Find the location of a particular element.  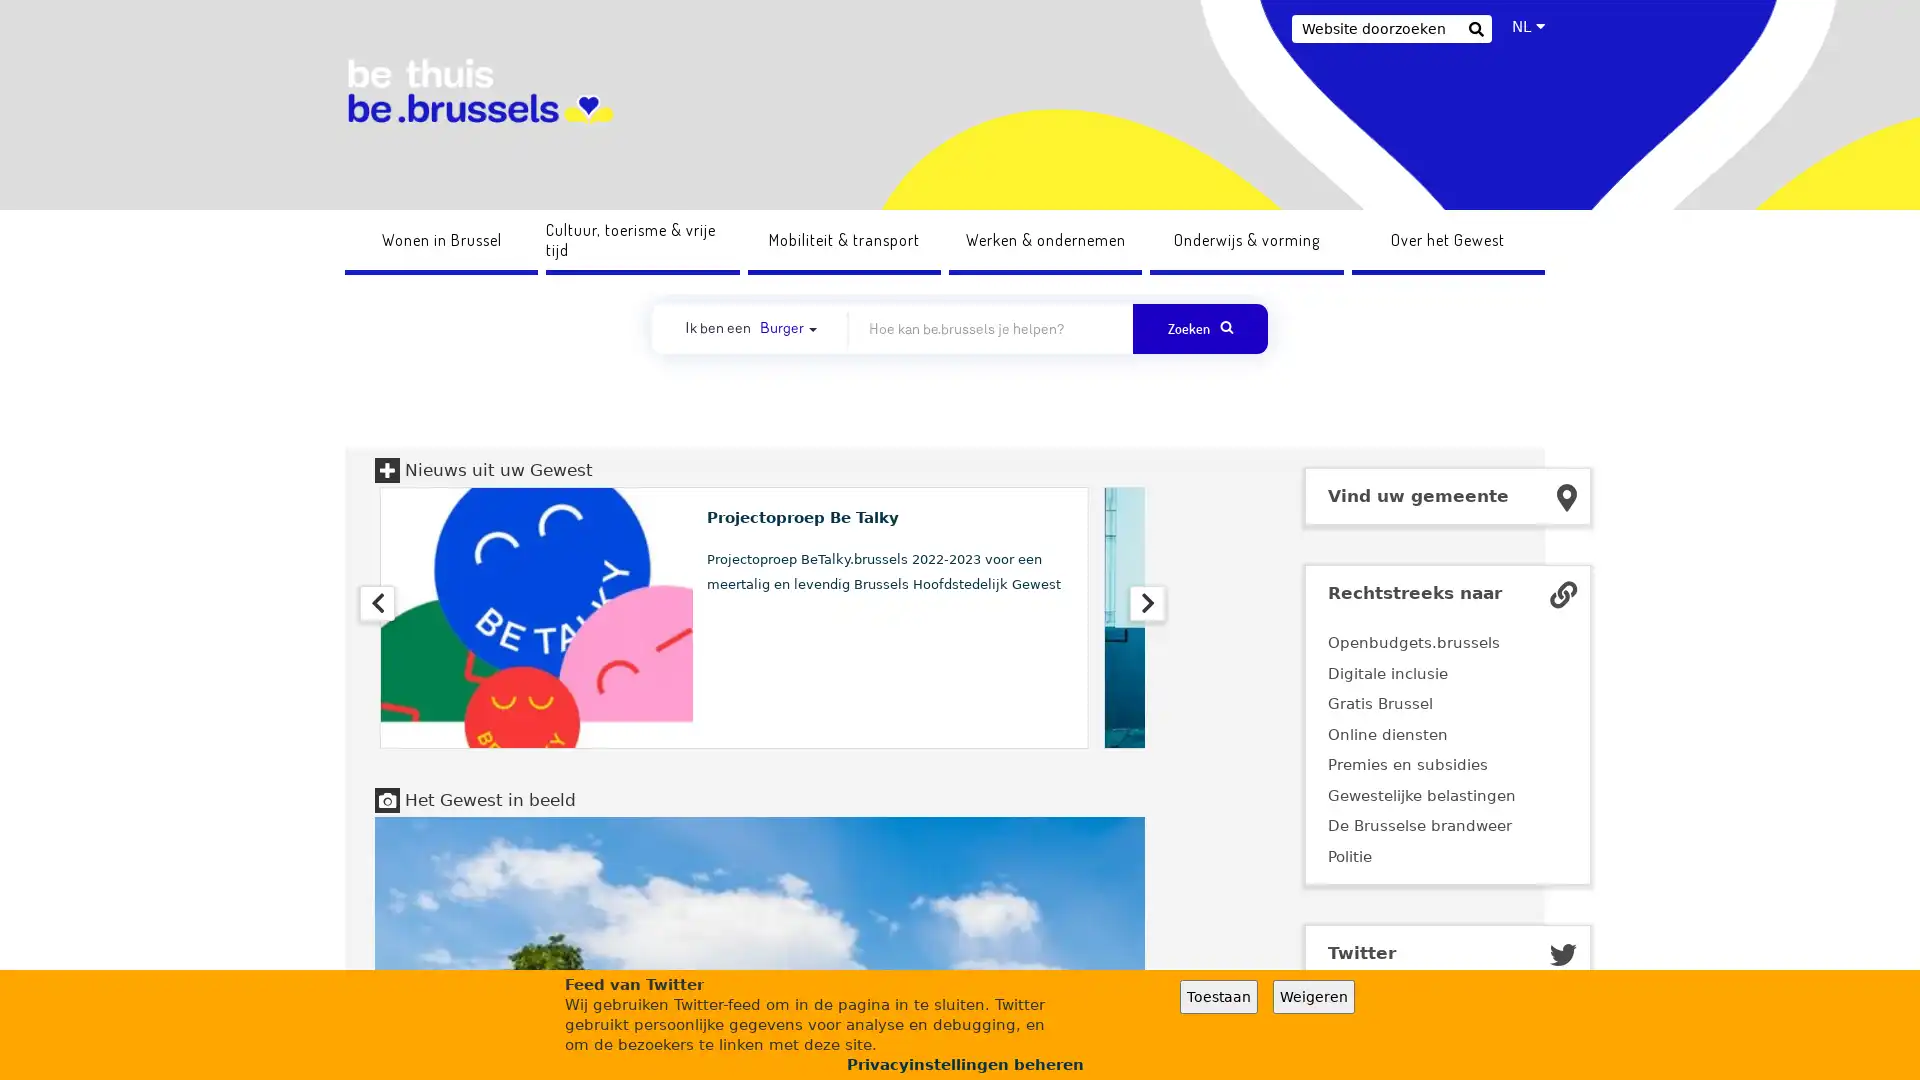

Toestaan is located at coordinates (1218, 996).